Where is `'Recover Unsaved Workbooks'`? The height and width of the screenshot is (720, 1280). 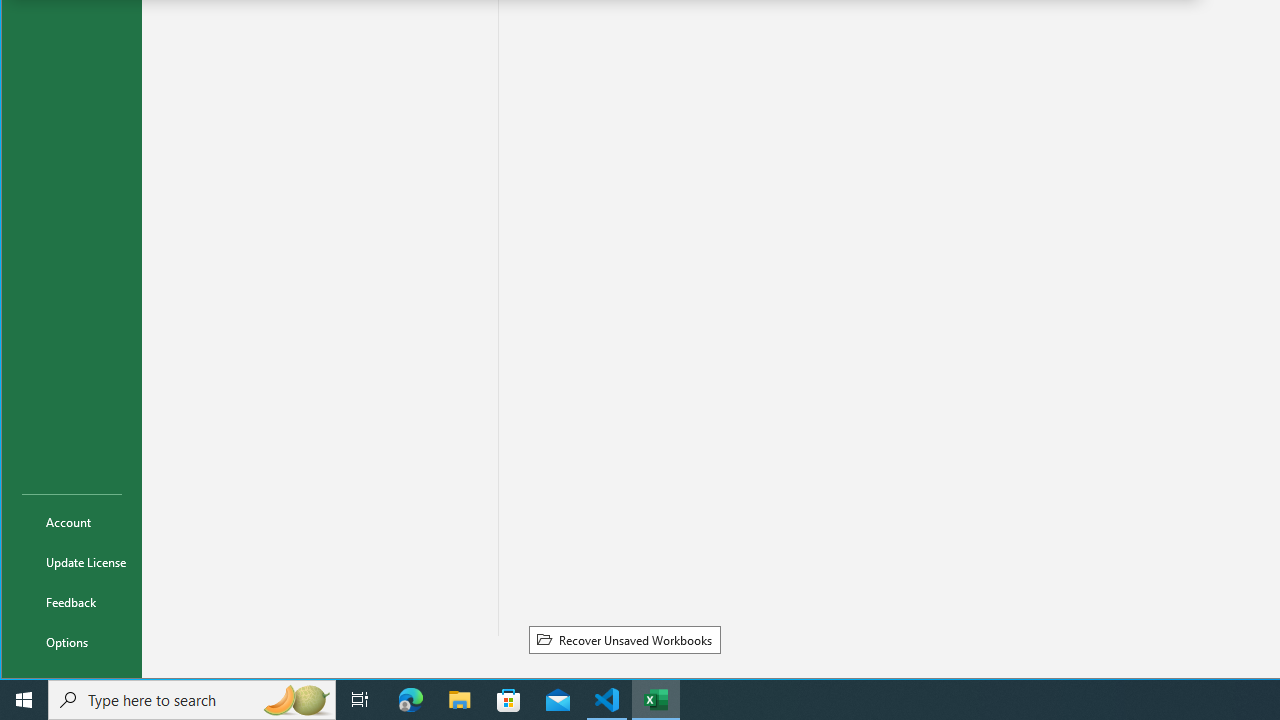 'Recover Unsaved Workbooks' is located at coordinates (623, 639).